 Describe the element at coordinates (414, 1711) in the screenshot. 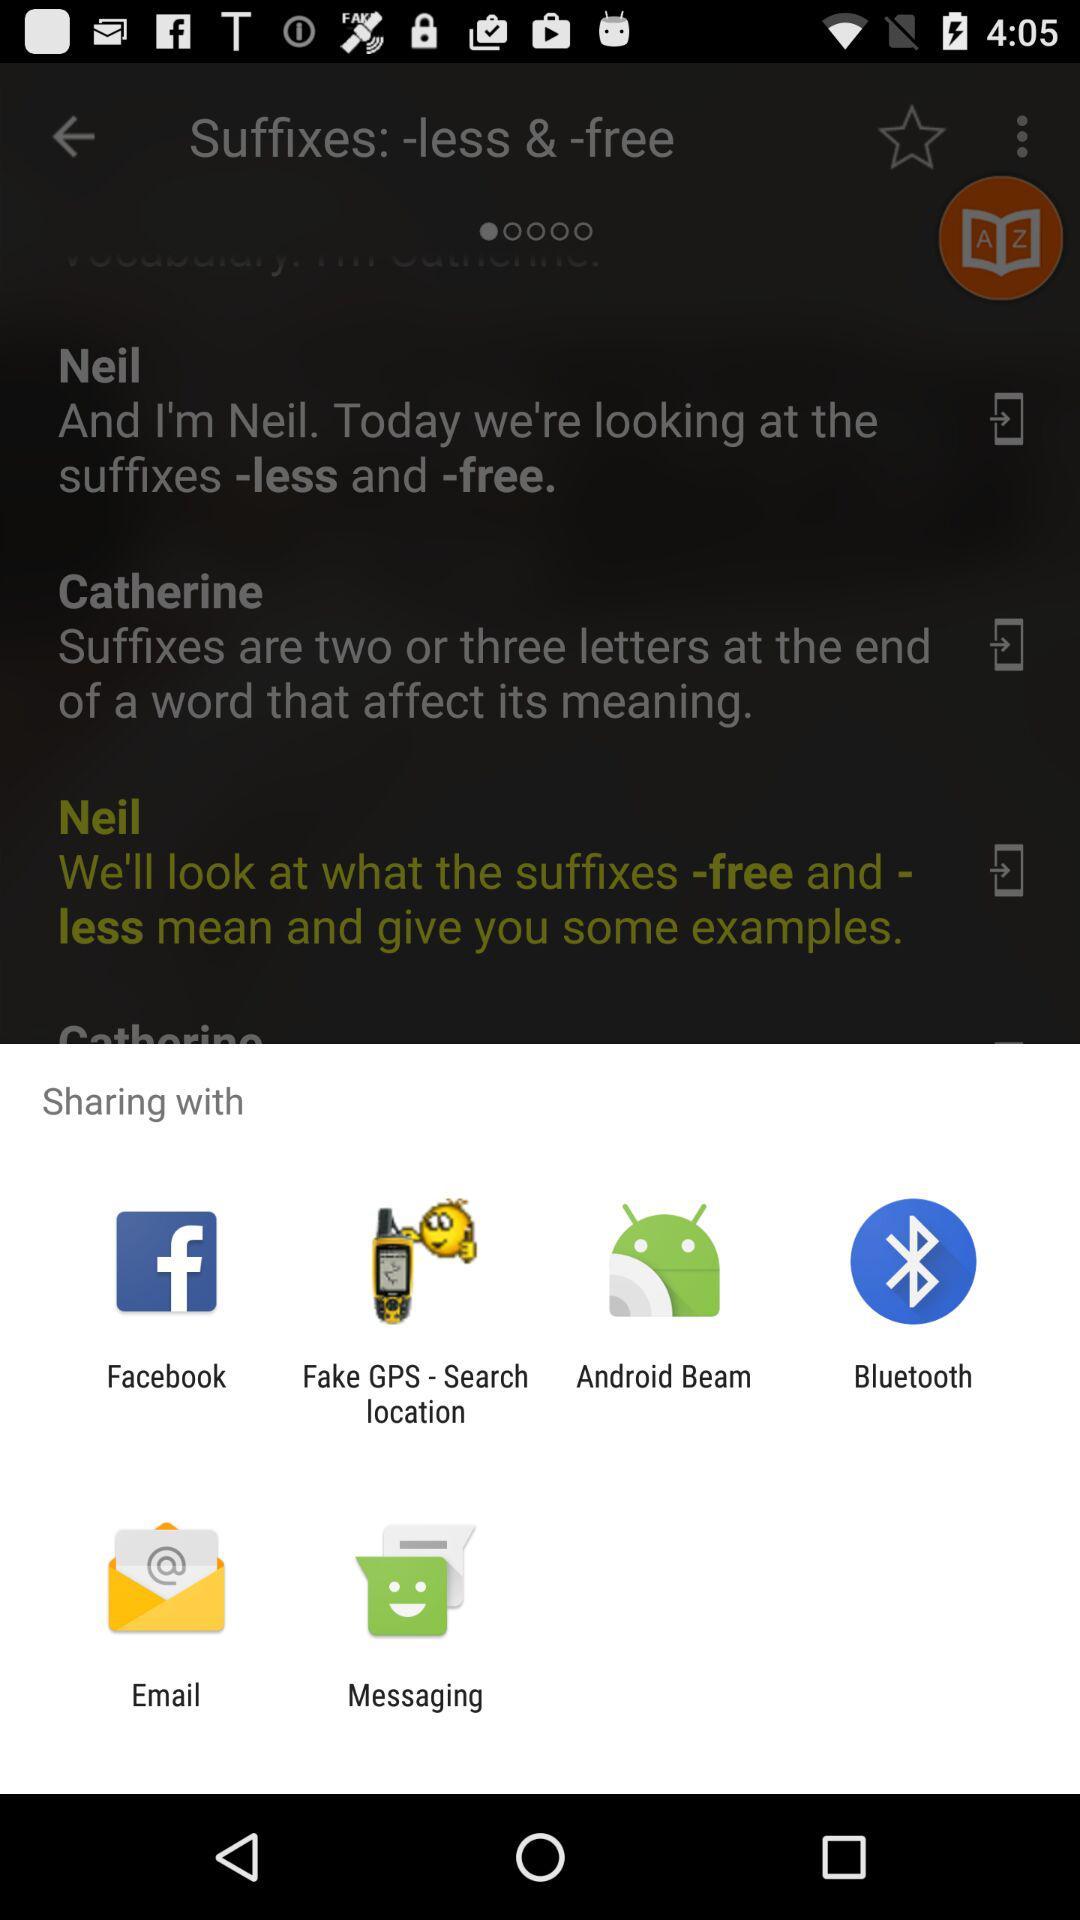

I see `the item next to the email app` at that location.